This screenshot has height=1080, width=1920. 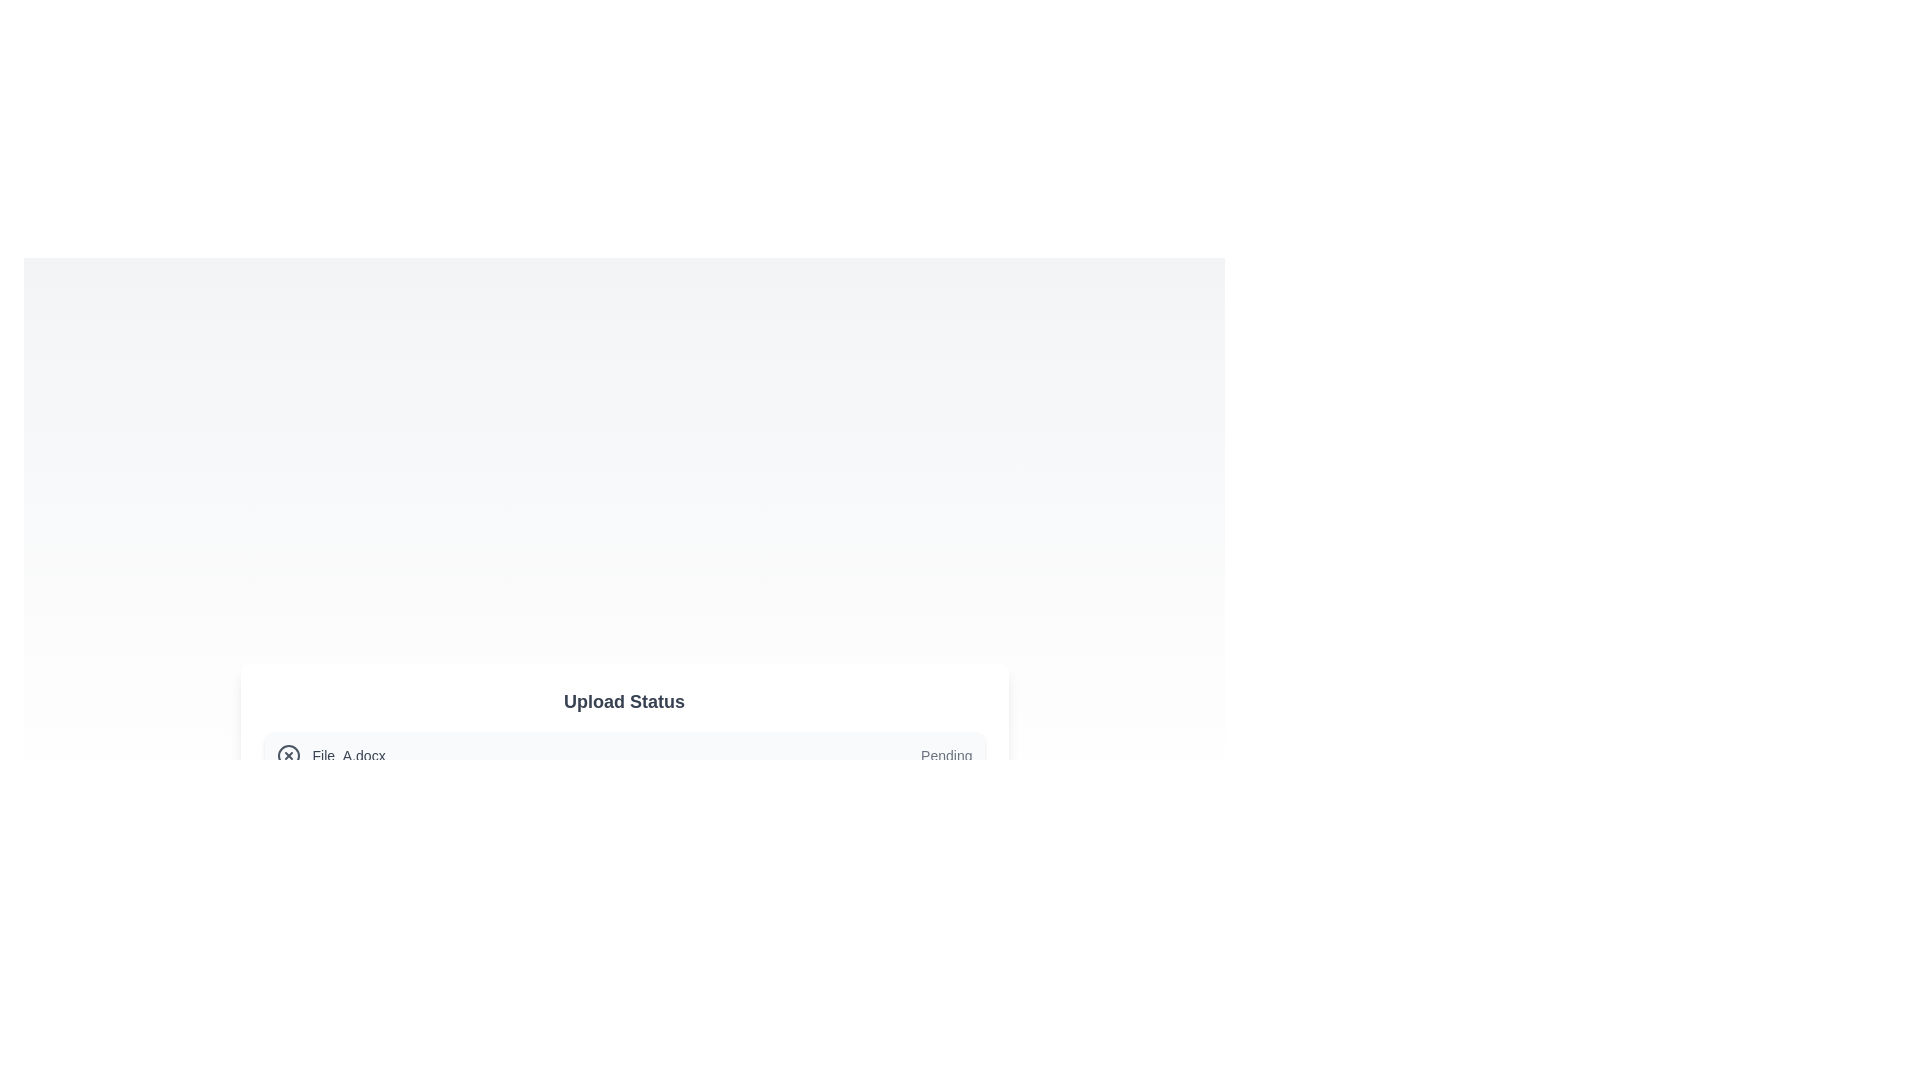 I want to click on the first list item in the upload status section, which displays the file name and its upload status ('Pending'), so click(x=623, y=756).